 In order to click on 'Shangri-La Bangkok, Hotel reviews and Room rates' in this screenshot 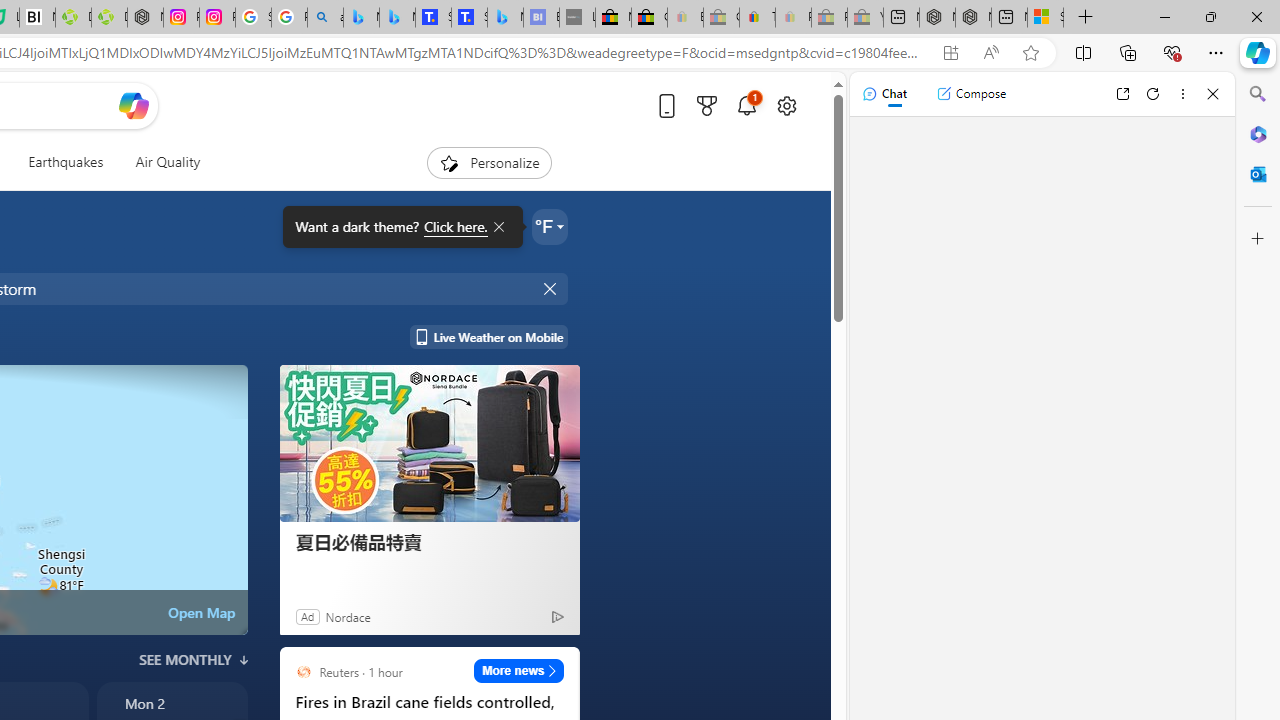, I will do `click(468, 17)`.